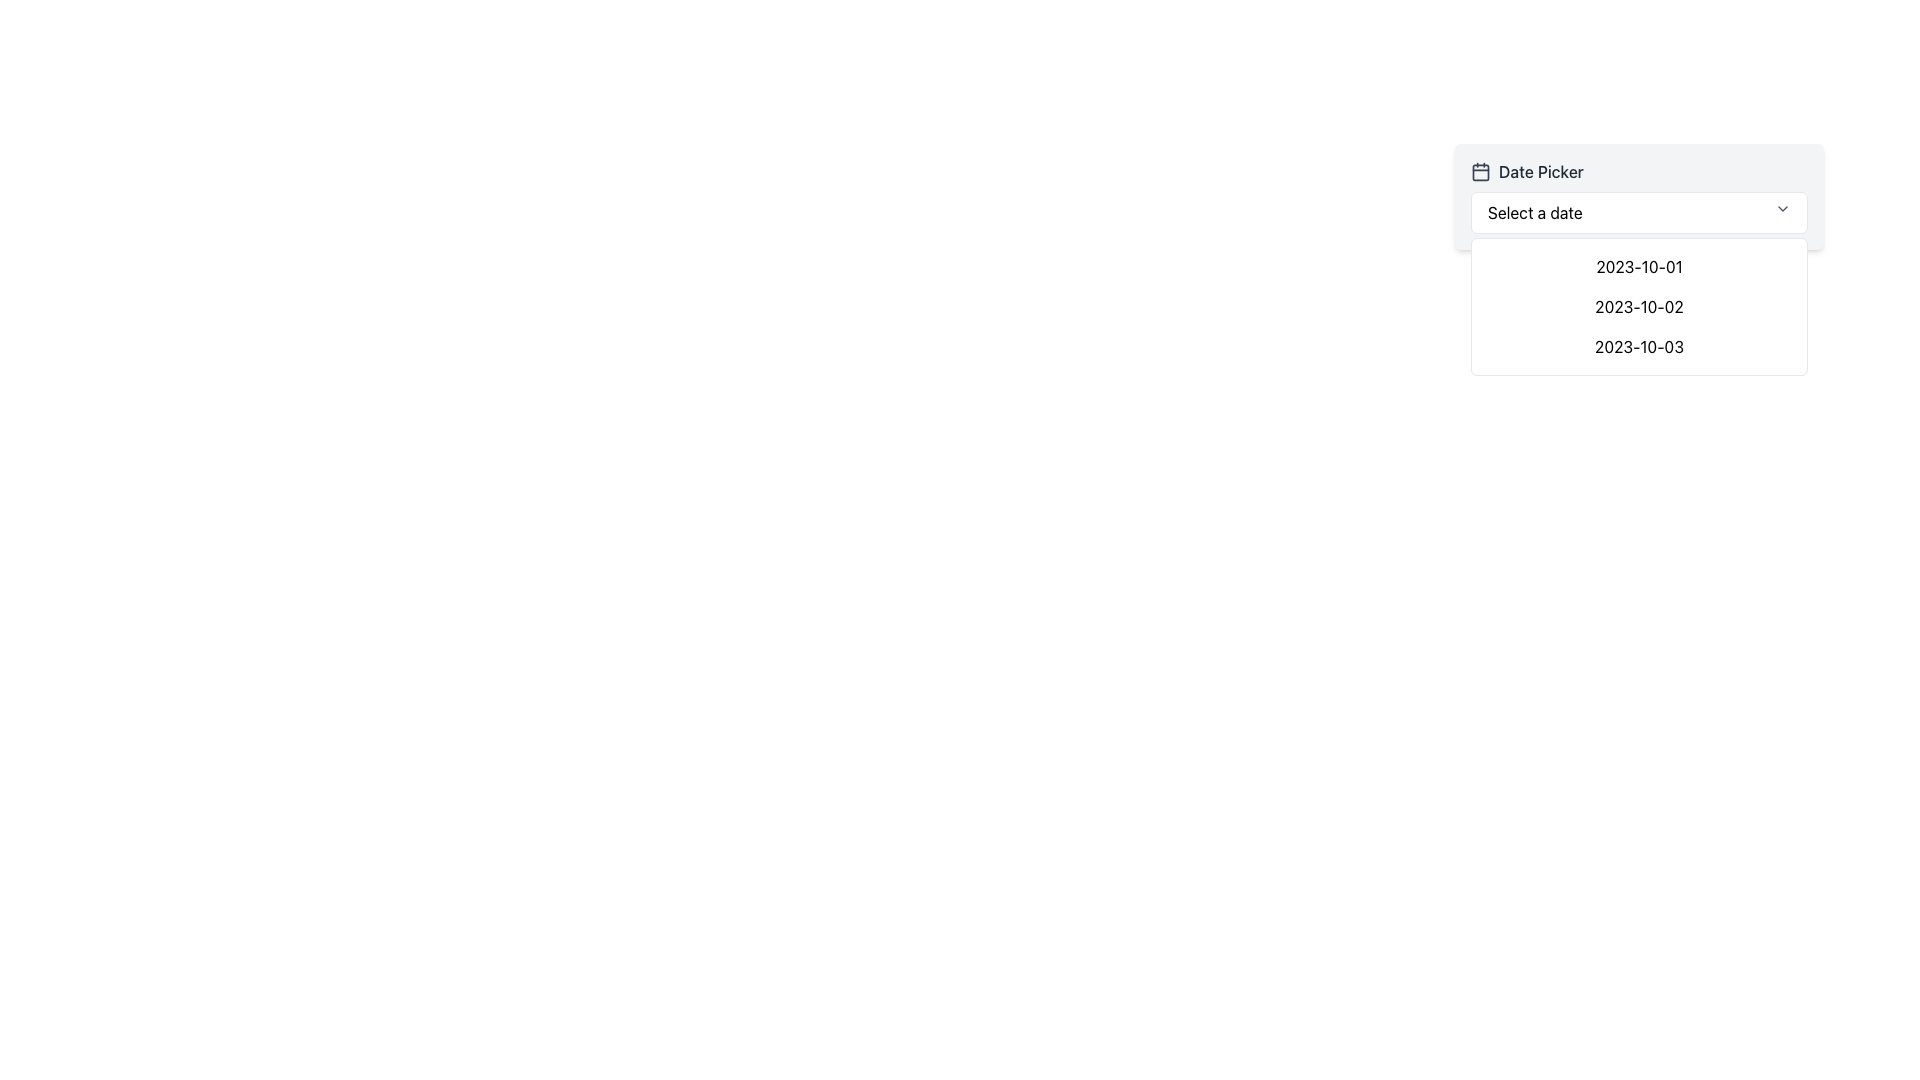  I want to click on the SVG shape representing the calendar's main body in the Date Picker dropdown component, which is located at the top-left side of the dropdown, so click(1481, 171).